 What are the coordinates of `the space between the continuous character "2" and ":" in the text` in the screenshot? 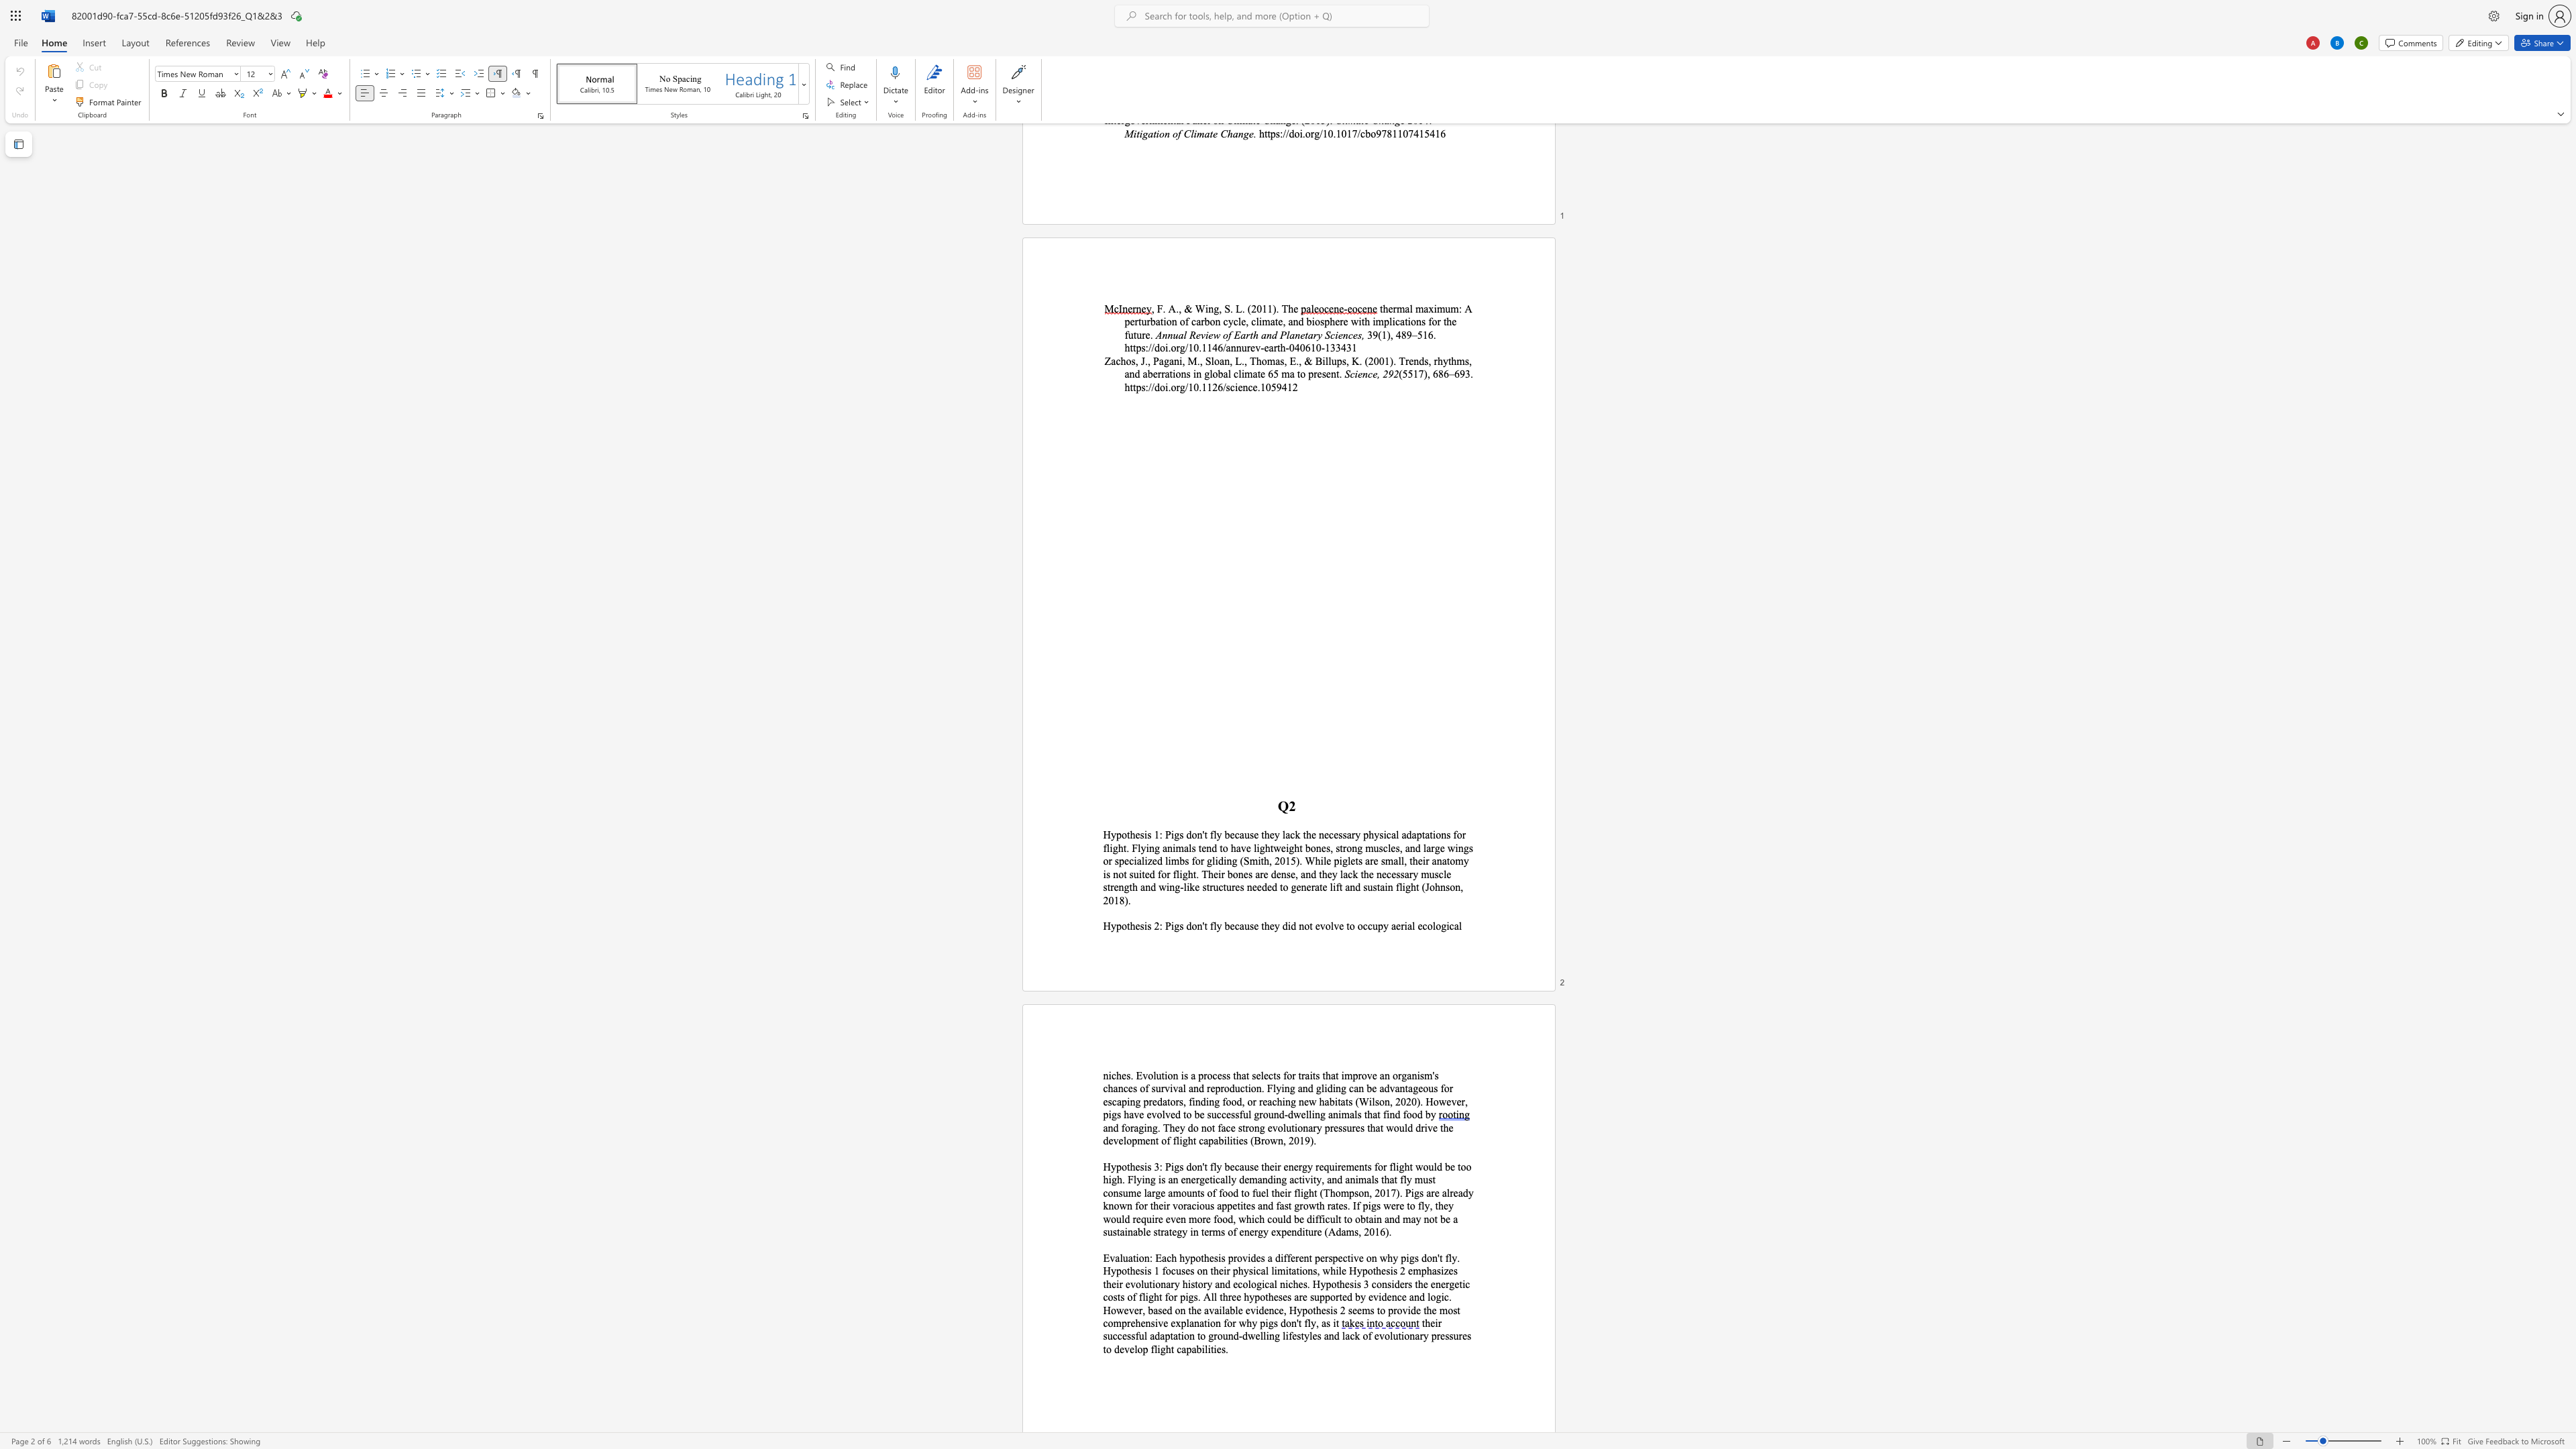 It's located at (1157, 924).